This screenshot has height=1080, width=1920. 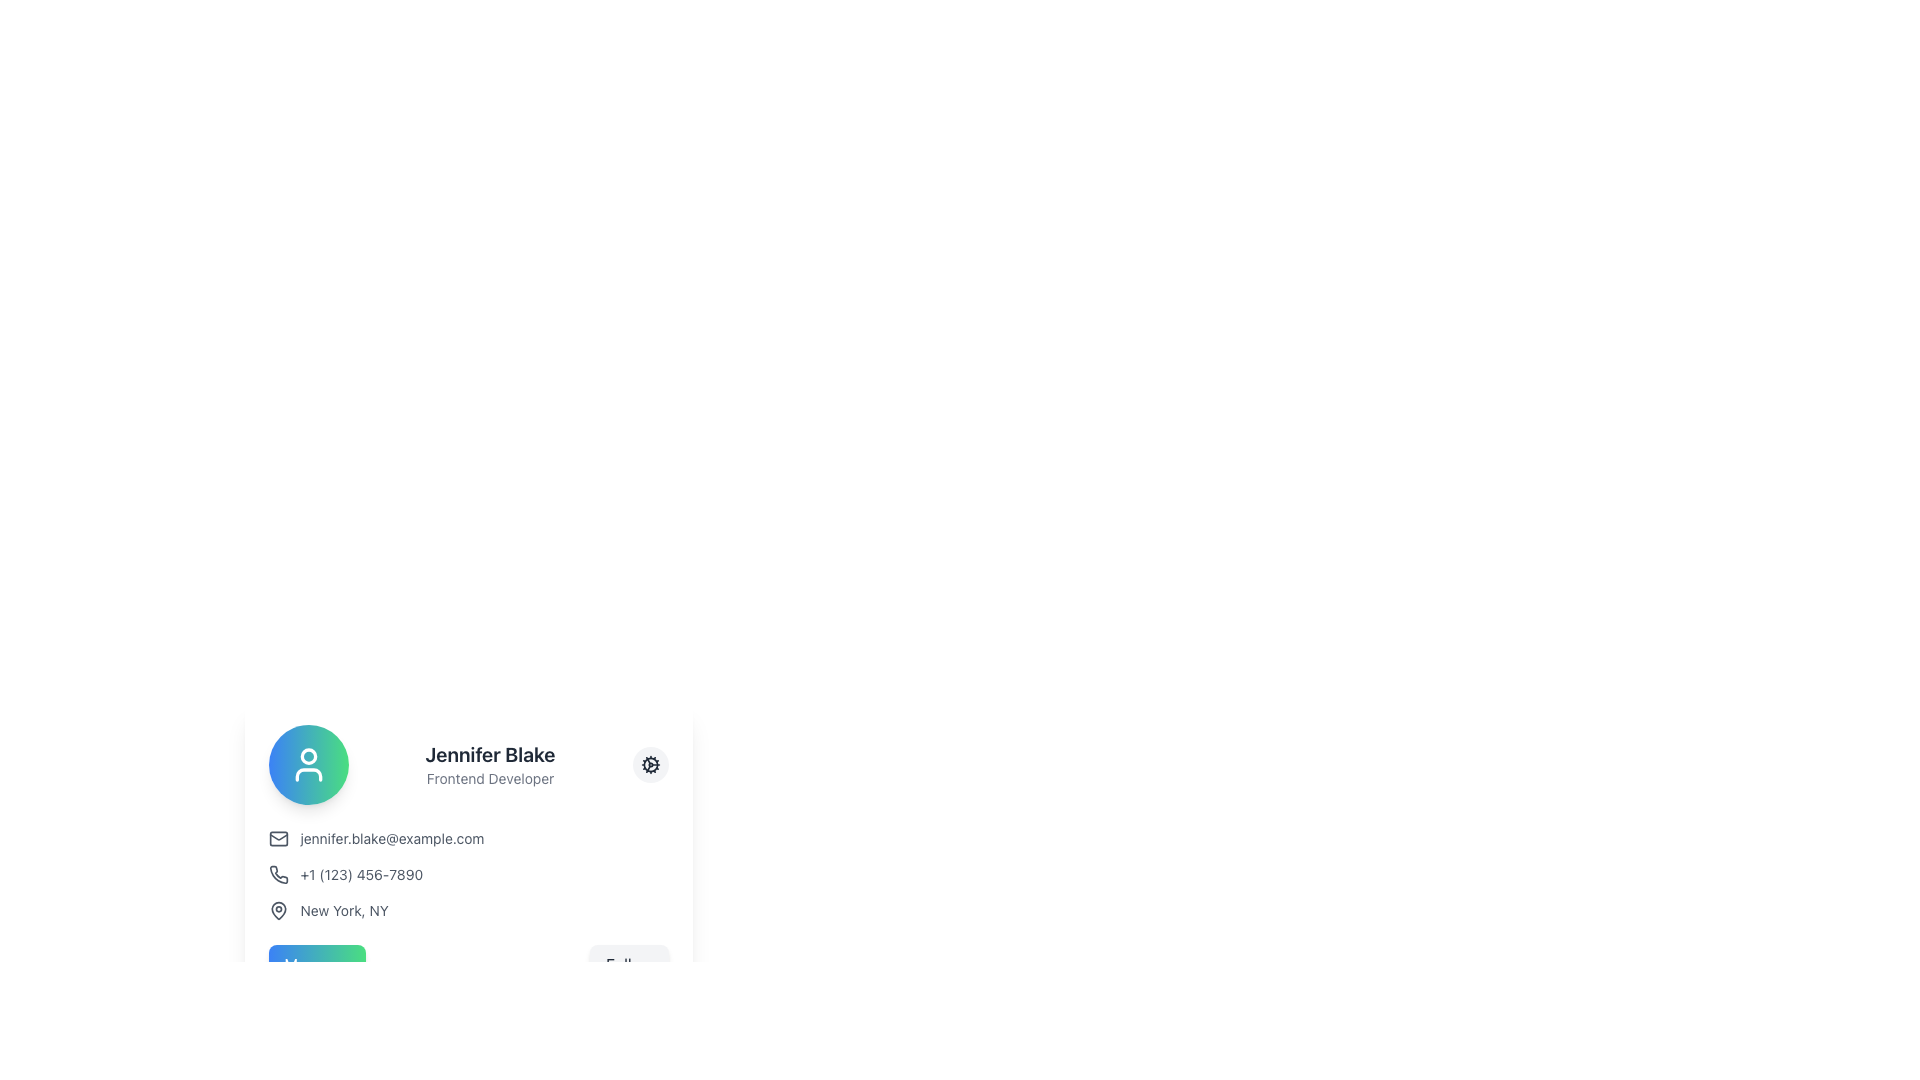 I want to click on the text display element that shows the phone number, which is located to the right of a small phone icon in the contact card layout, so click(x=361, y=874).